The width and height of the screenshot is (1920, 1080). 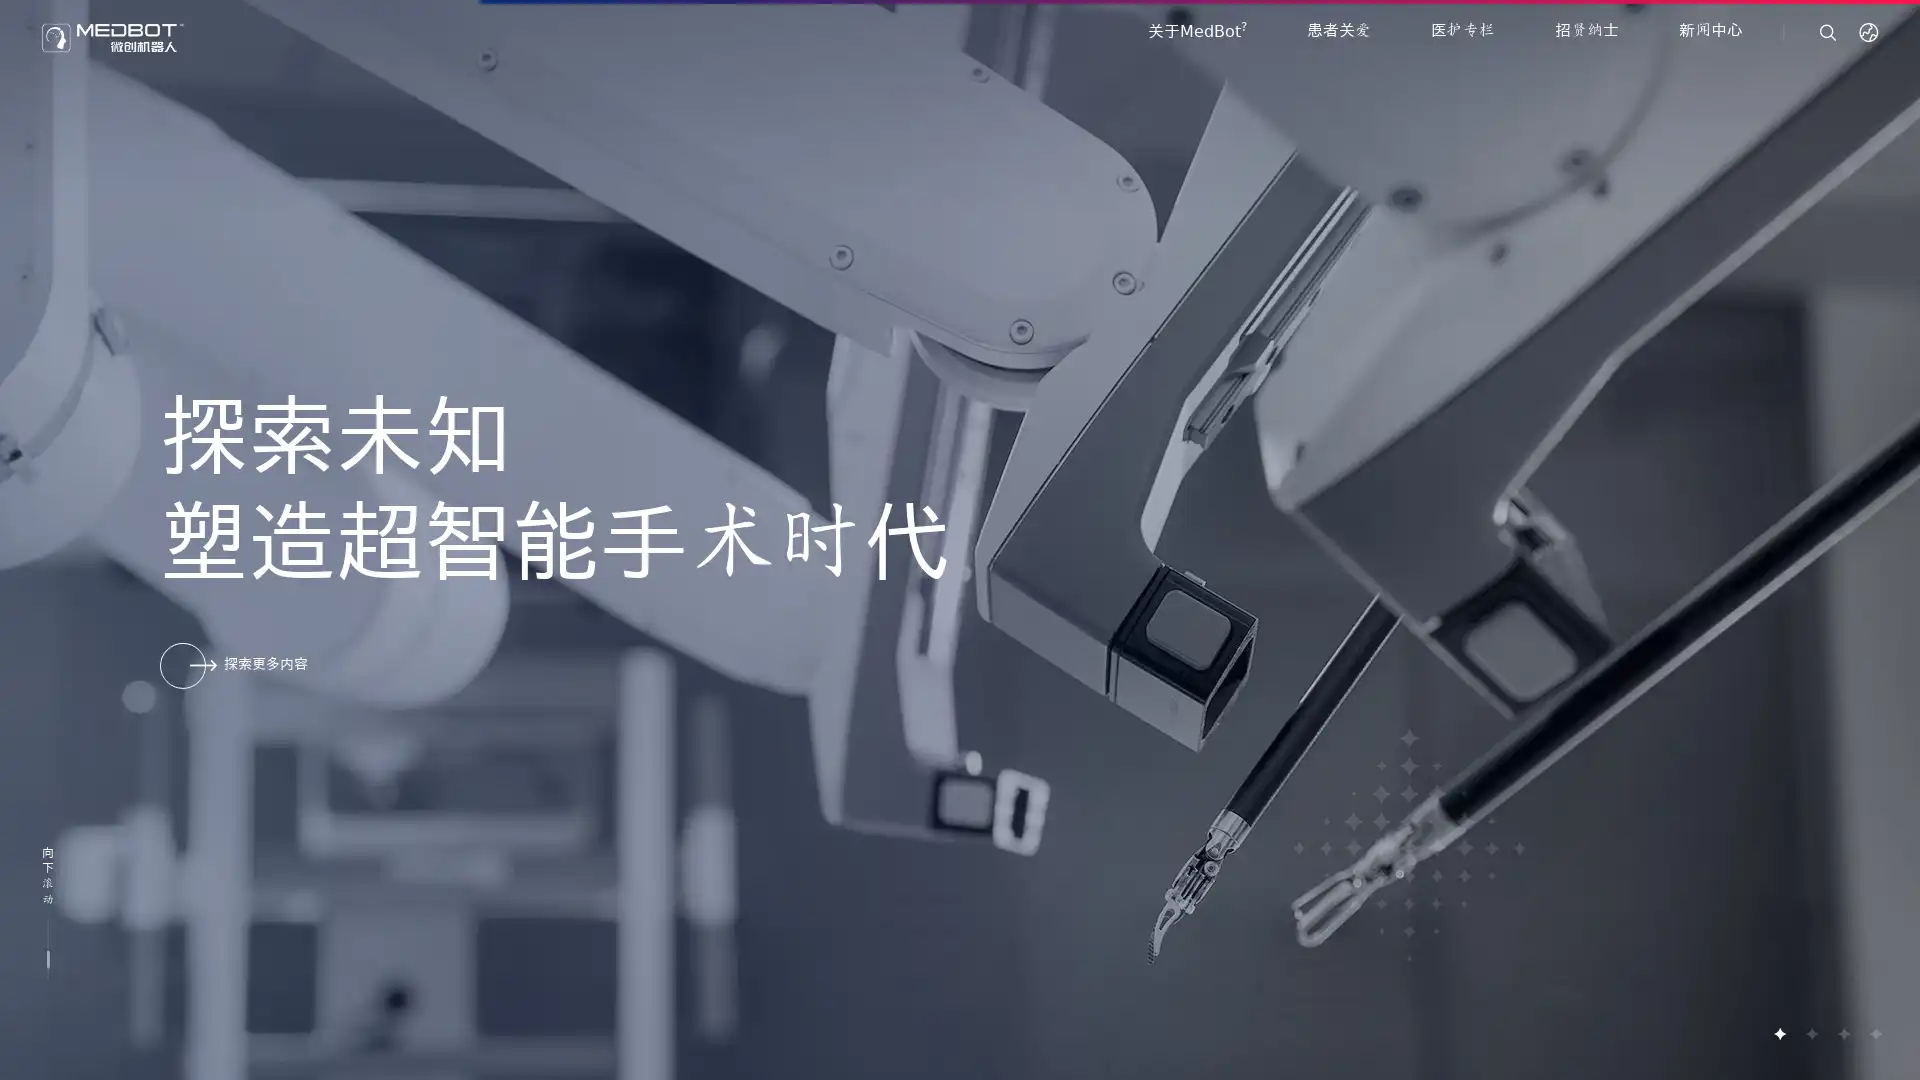 I want to click on Go to slide 3, so click(x=1842, y=1033).